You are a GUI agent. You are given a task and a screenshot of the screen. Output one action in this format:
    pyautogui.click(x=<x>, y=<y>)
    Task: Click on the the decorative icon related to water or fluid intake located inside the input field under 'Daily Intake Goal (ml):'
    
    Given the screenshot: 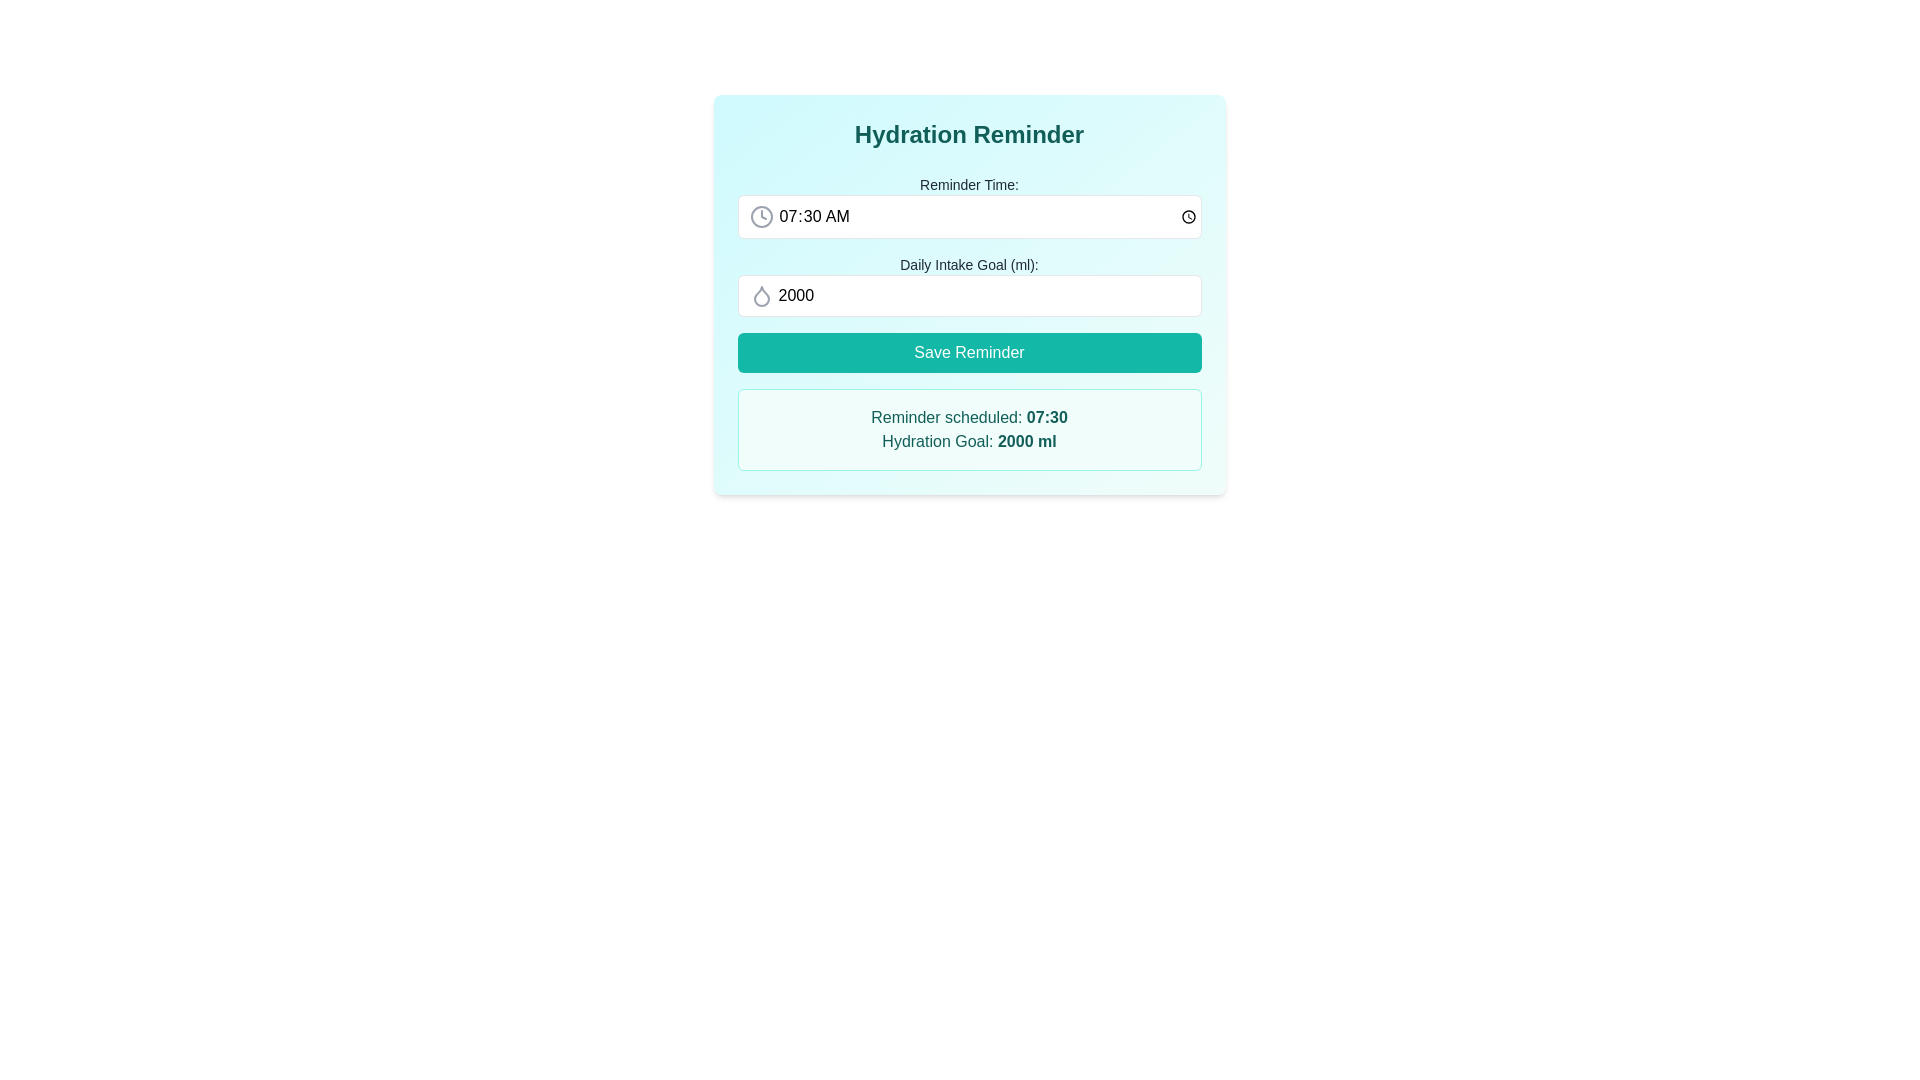 What is the action you would take?
    pyautogui.click(x=760, y=296)
    